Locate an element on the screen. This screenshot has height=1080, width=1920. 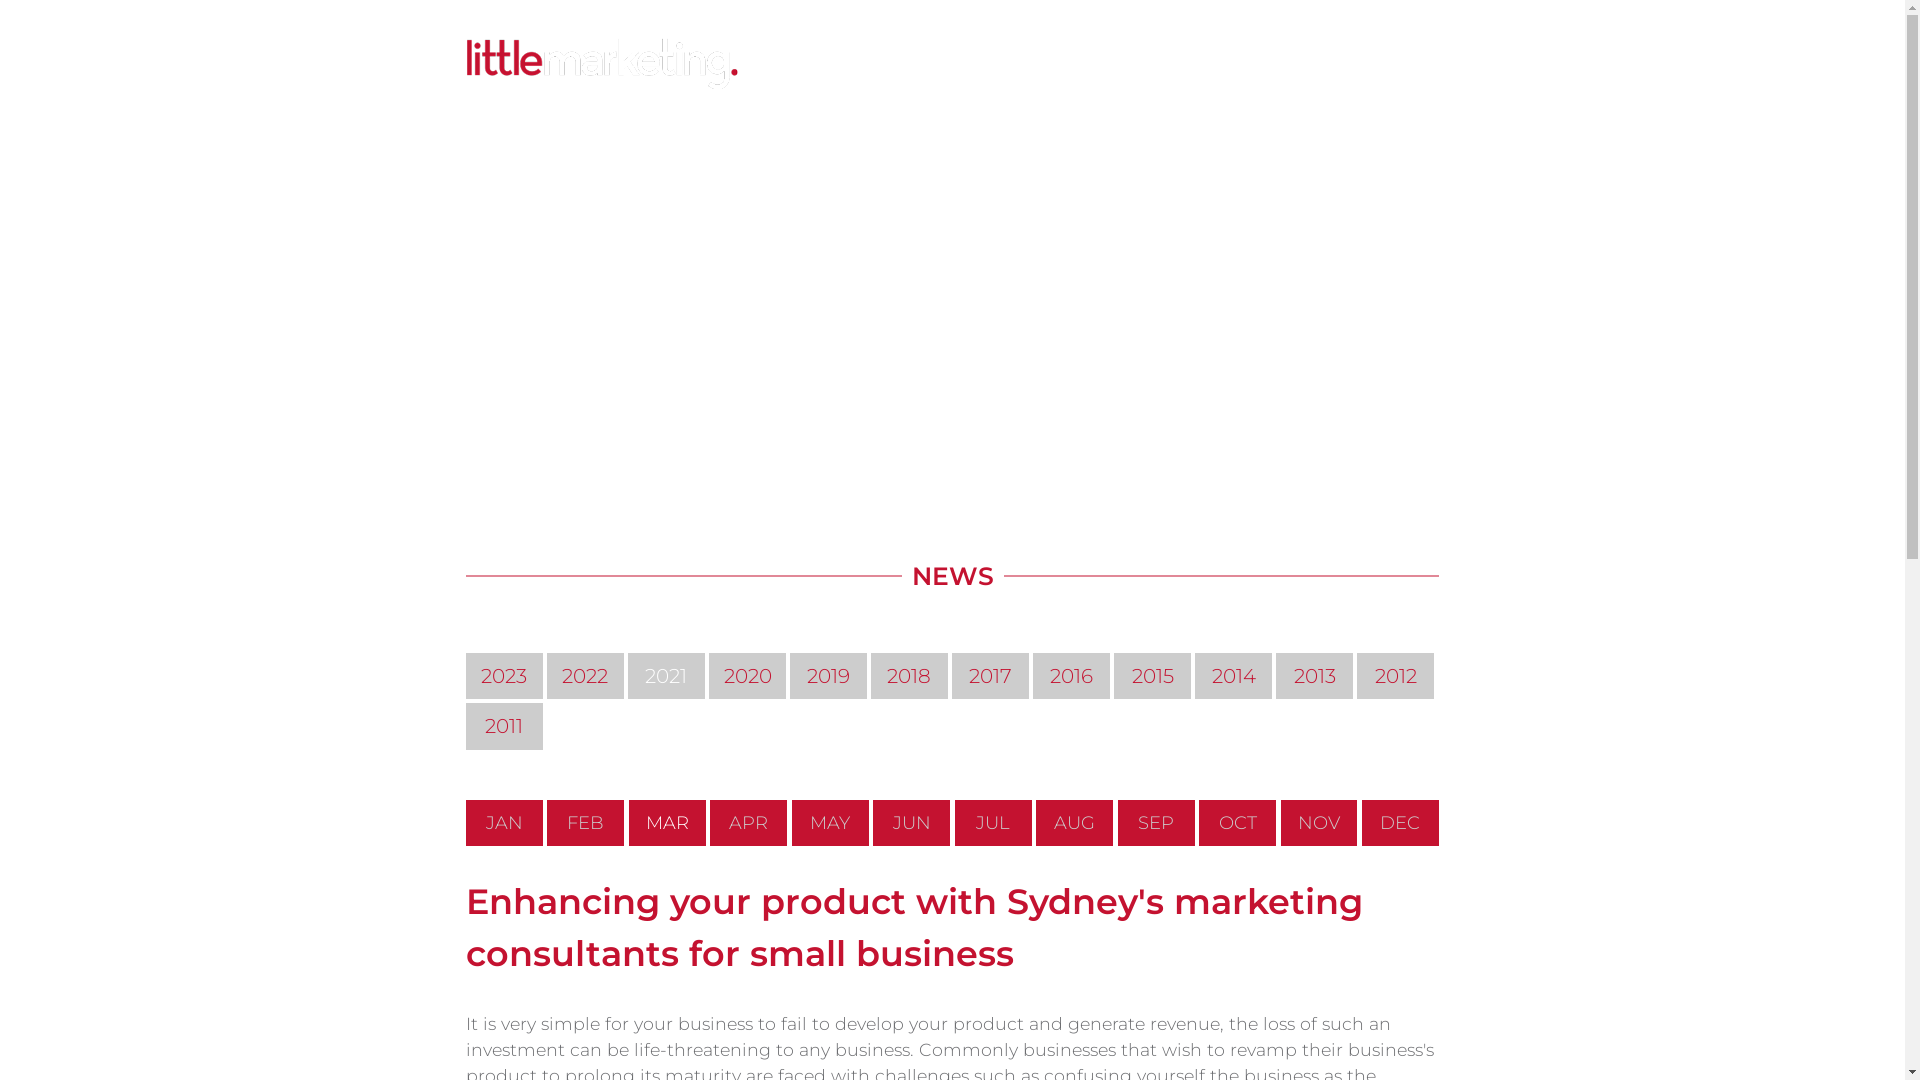
'2013' is located at coordinates (1314, 675).